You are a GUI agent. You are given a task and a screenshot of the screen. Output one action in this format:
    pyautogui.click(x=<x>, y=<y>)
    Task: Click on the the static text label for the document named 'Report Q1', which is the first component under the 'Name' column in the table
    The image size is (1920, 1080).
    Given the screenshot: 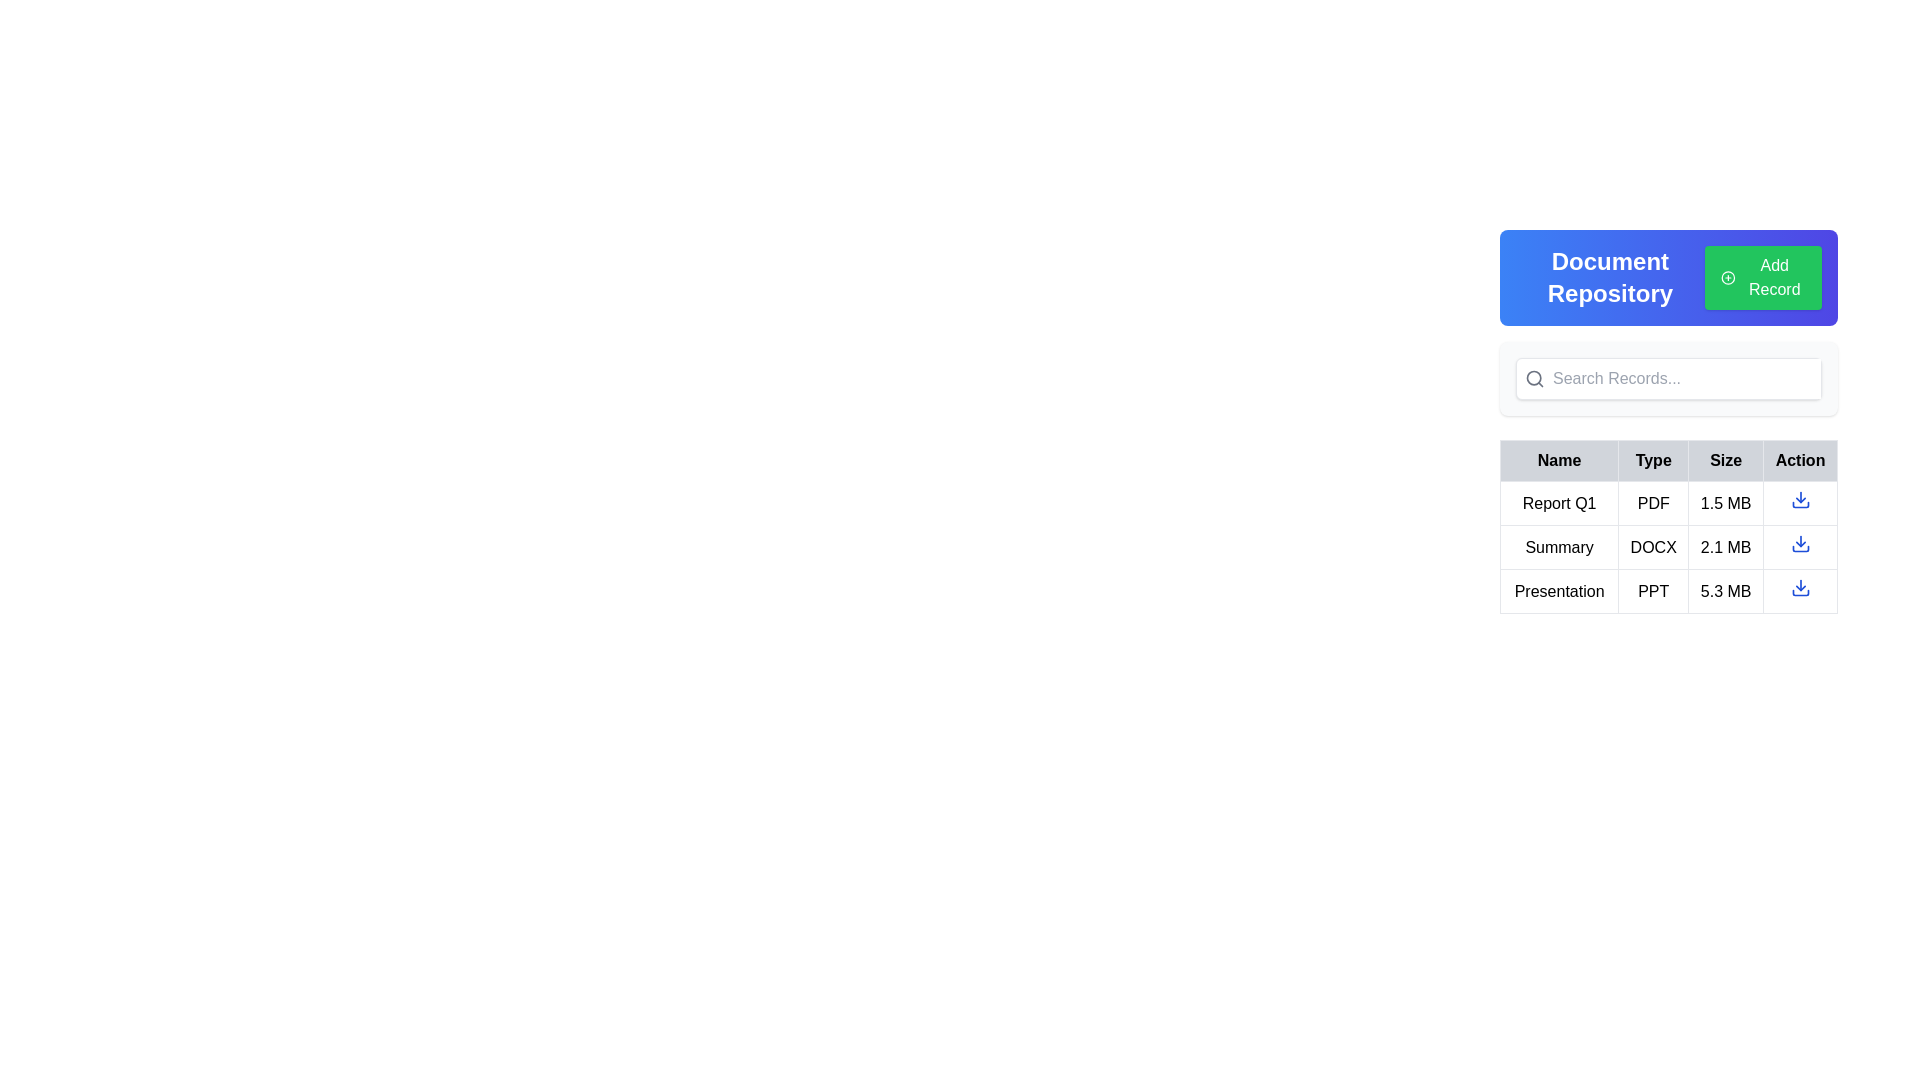 What is the action you would take?
    pyautogui.click(x=1558, y=502)
    